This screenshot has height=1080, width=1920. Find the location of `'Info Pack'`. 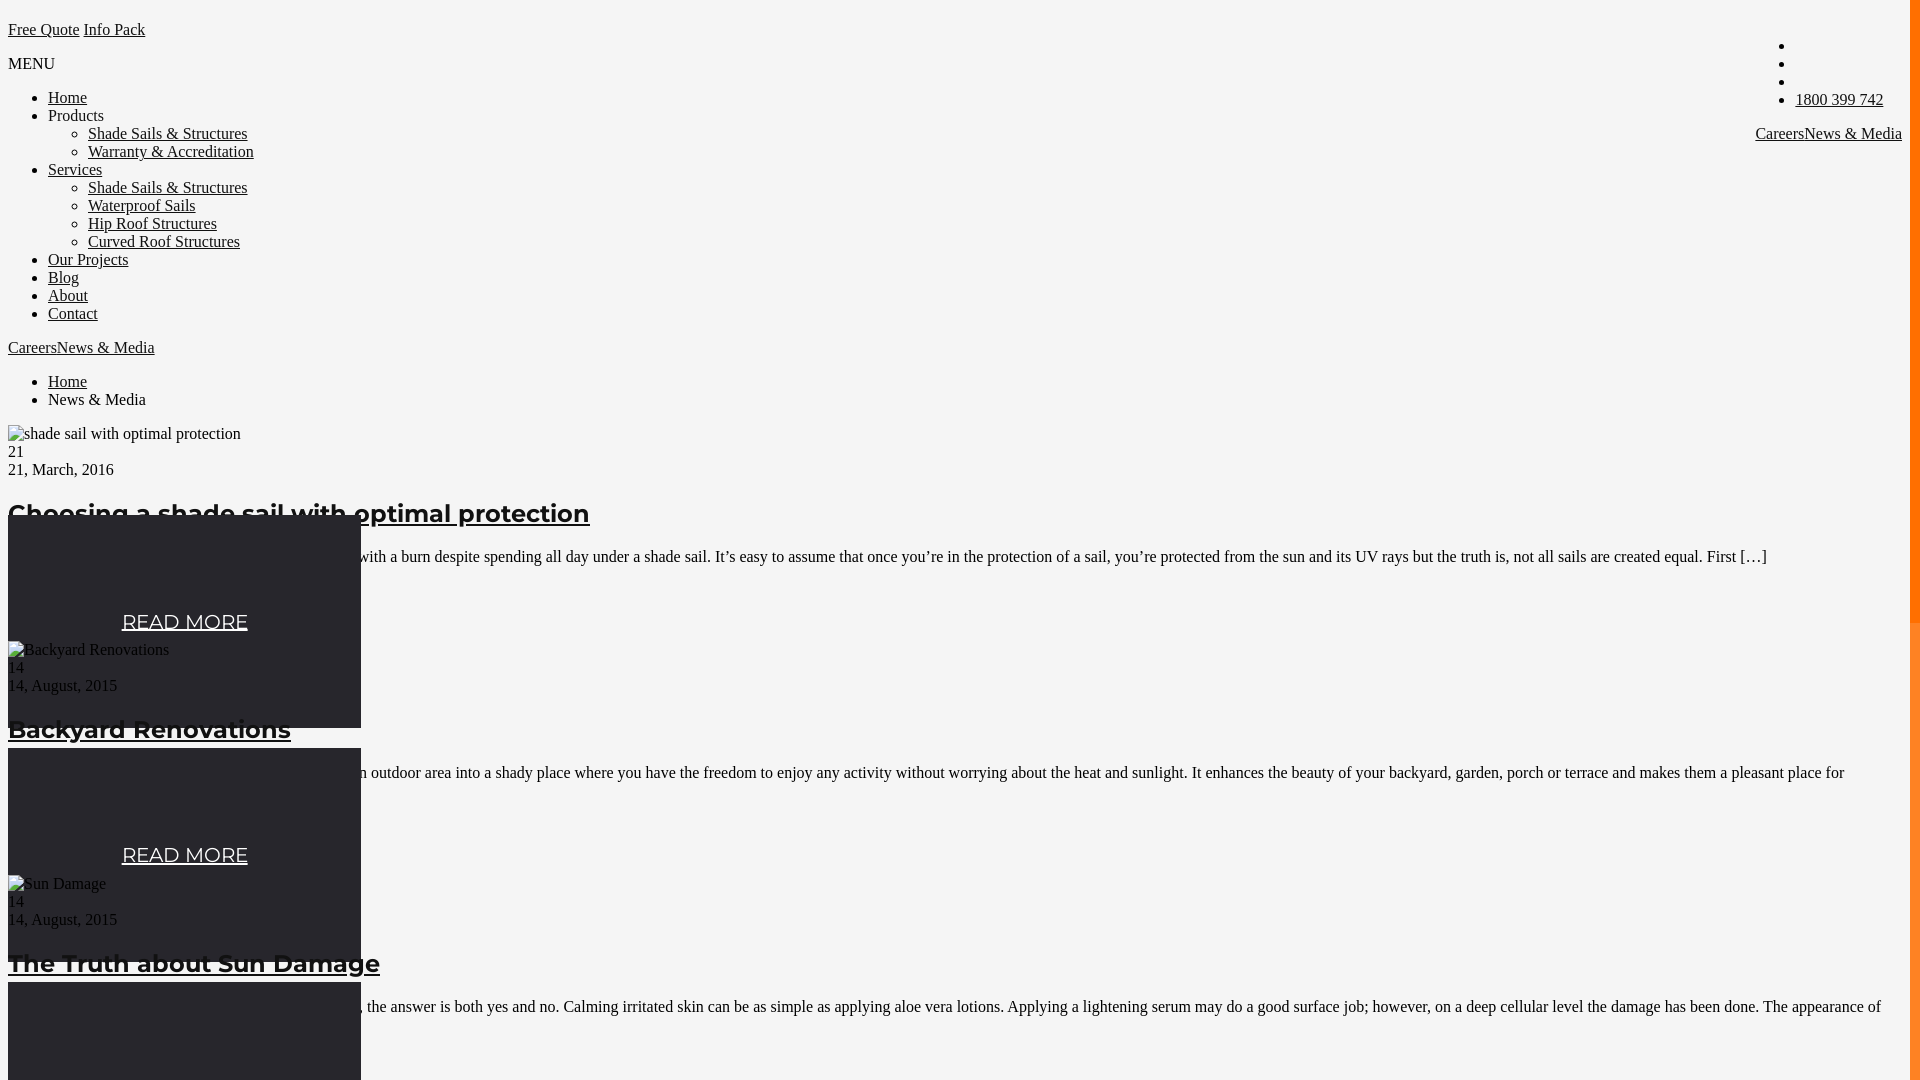

'Info Pack' is located at coordinates (114, 29).